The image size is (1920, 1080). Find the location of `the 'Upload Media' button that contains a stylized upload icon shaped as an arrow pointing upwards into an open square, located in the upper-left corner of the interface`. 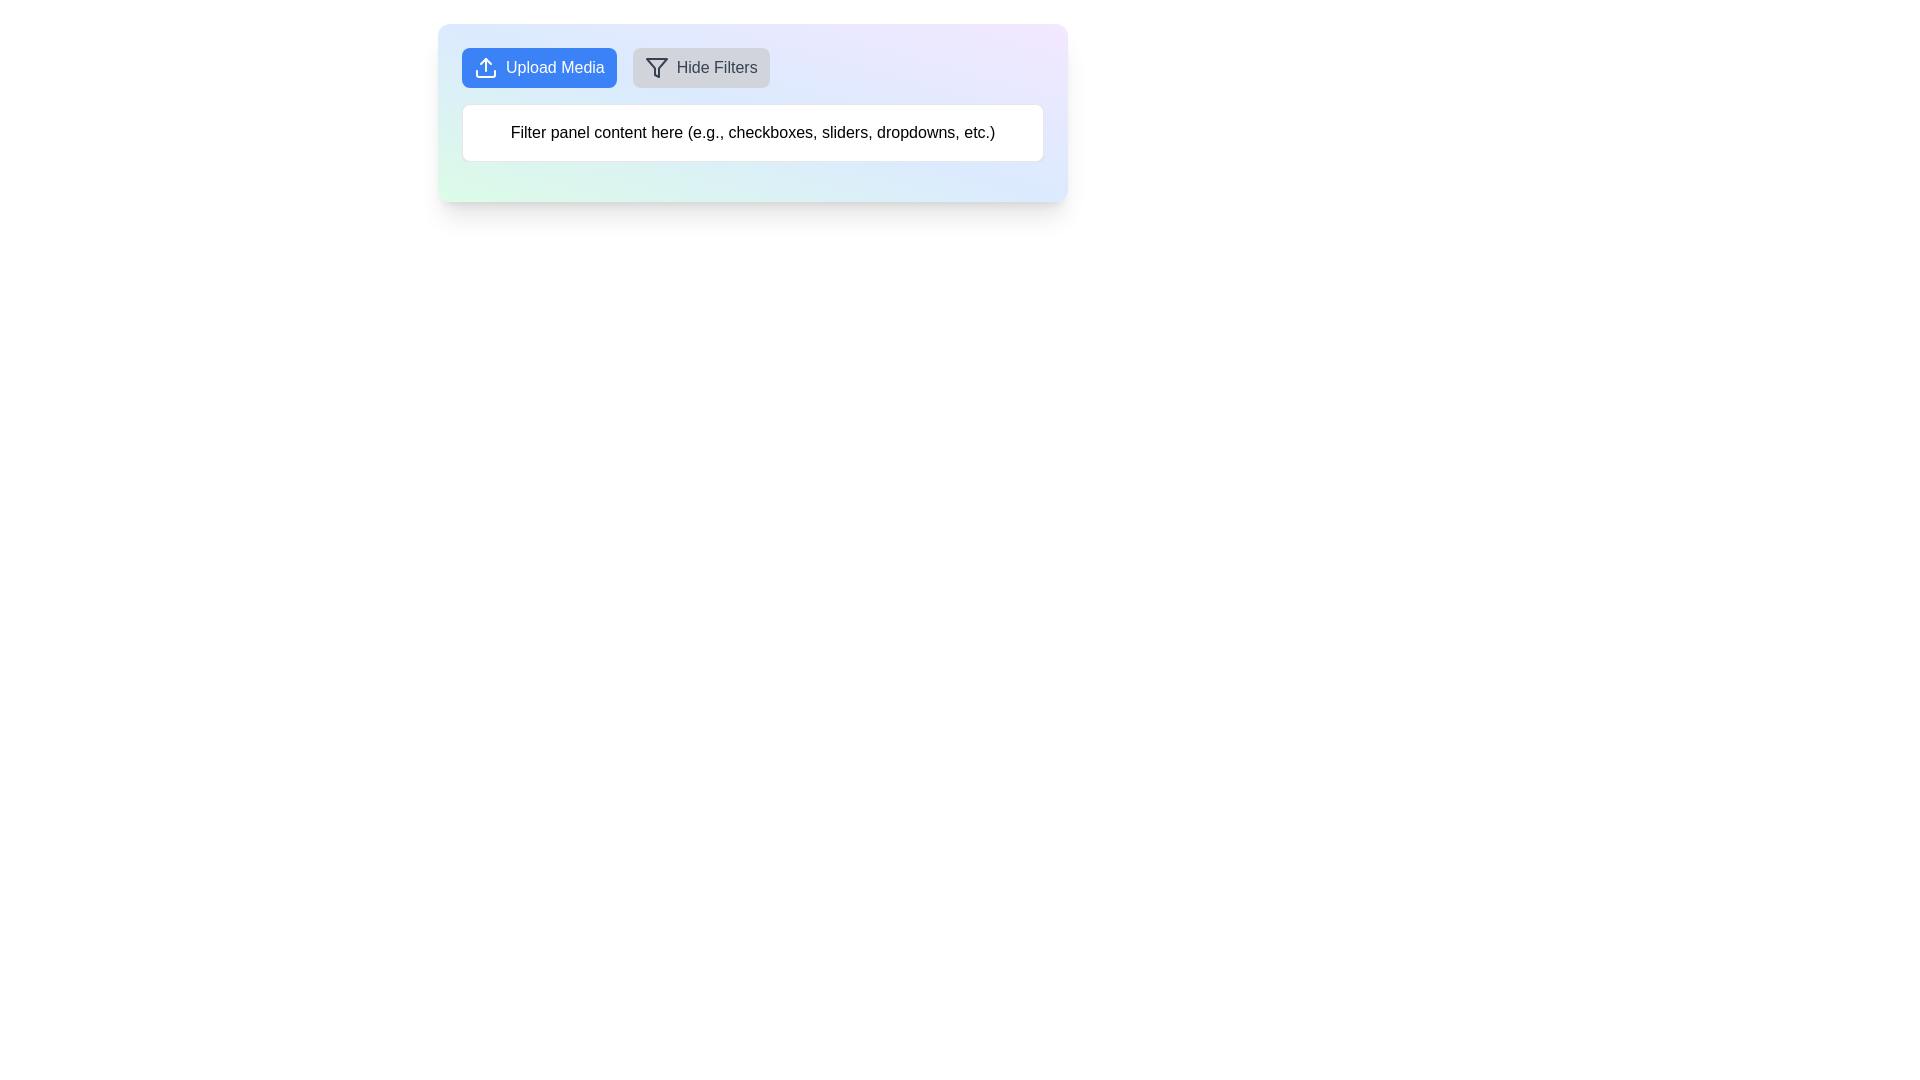

the 'Upload Media' button that contains a stylized upload icon shaped as an arrow pointing upwards into an open square, located in the upper-left corner of the interface is located at coordinates (485, 67).